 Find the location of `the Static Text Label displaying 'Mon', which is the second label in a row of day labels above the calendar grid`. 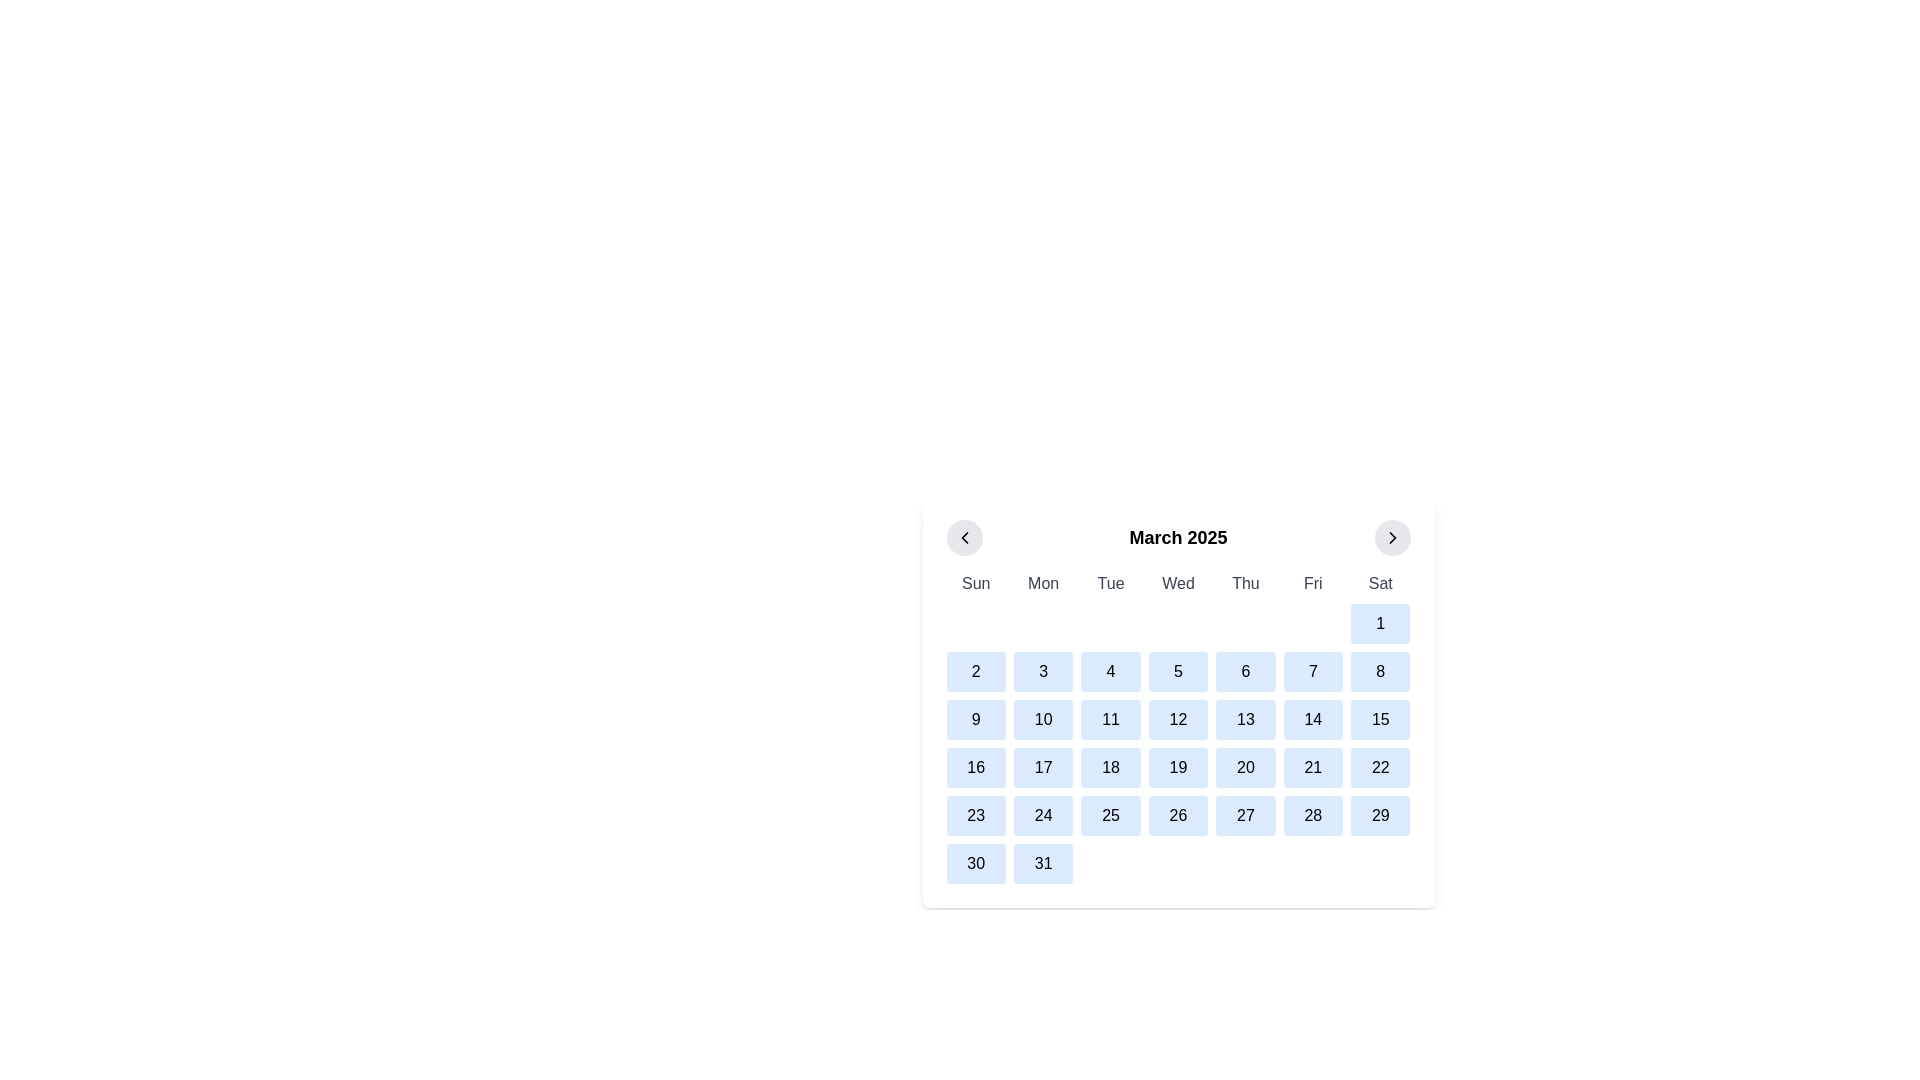

the Static Text Label displaying 'Mon', which is the second label in a row of day labels above the calendar grid is located at coordinates (1042, 583).